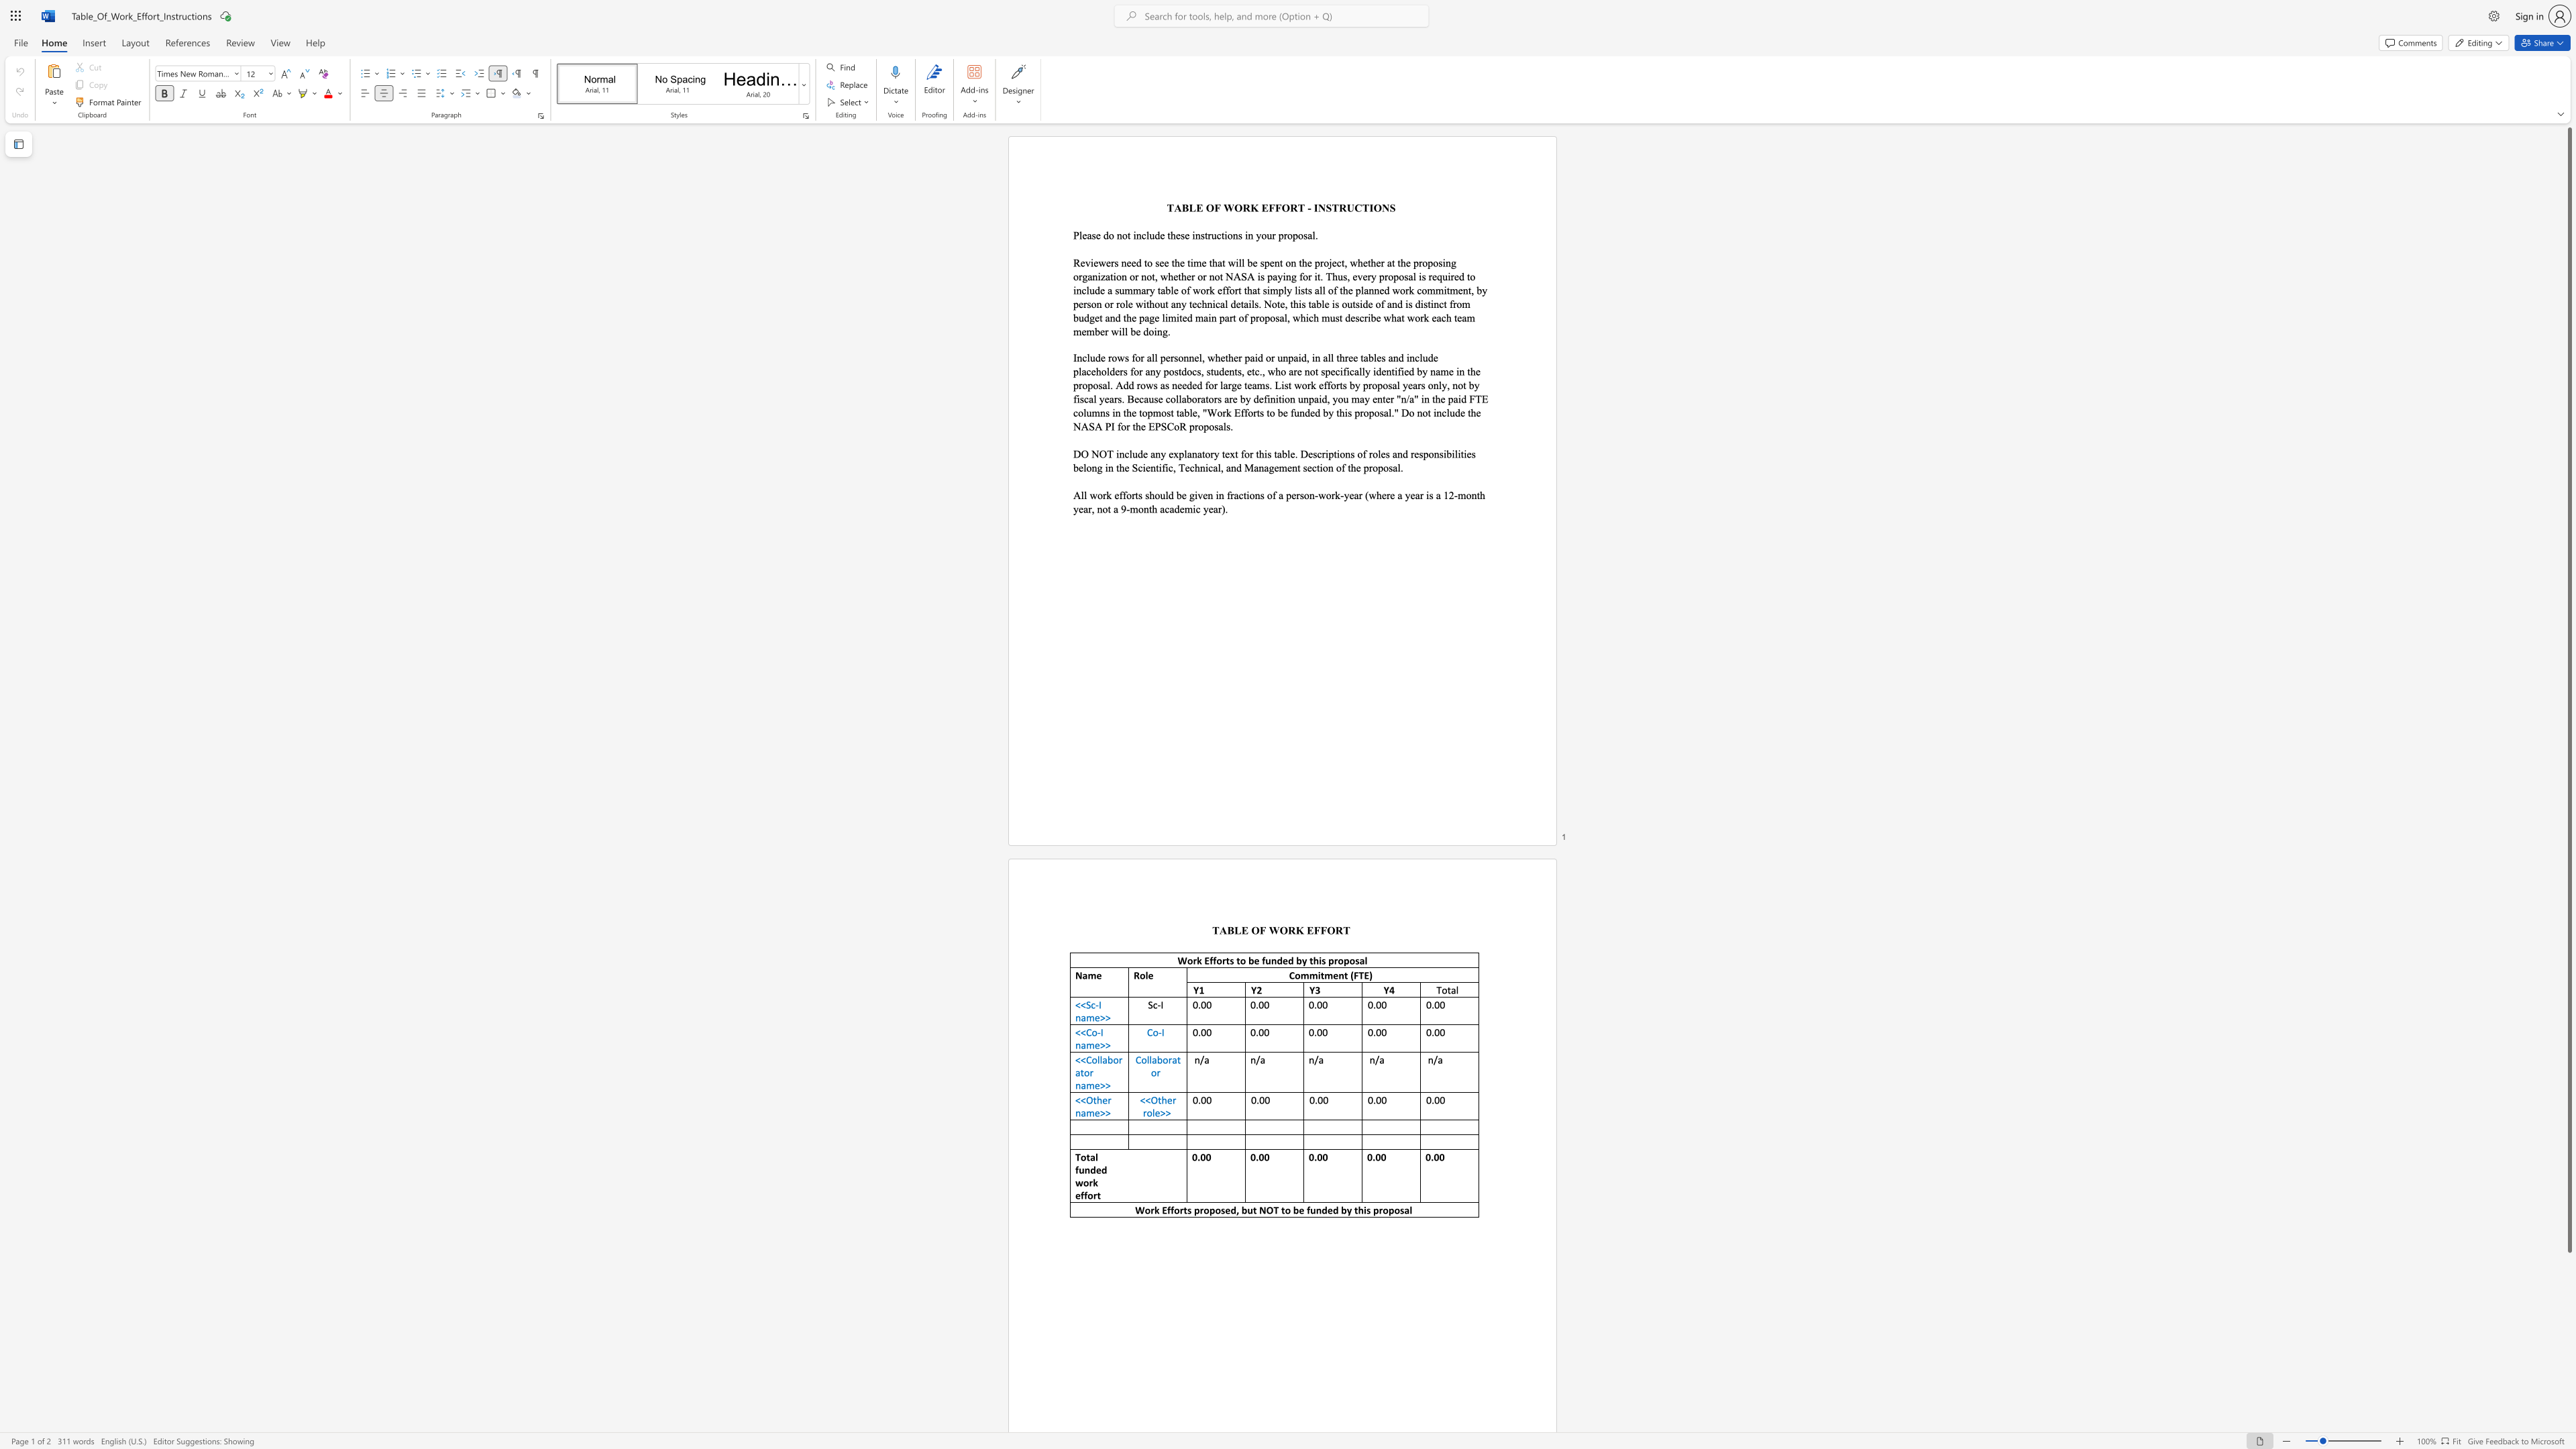  What do you see at coordinates (2568, 1348) in the screenshot?
I see `the scrollbar to move the page downward` at bounding box center [2568, 1348].